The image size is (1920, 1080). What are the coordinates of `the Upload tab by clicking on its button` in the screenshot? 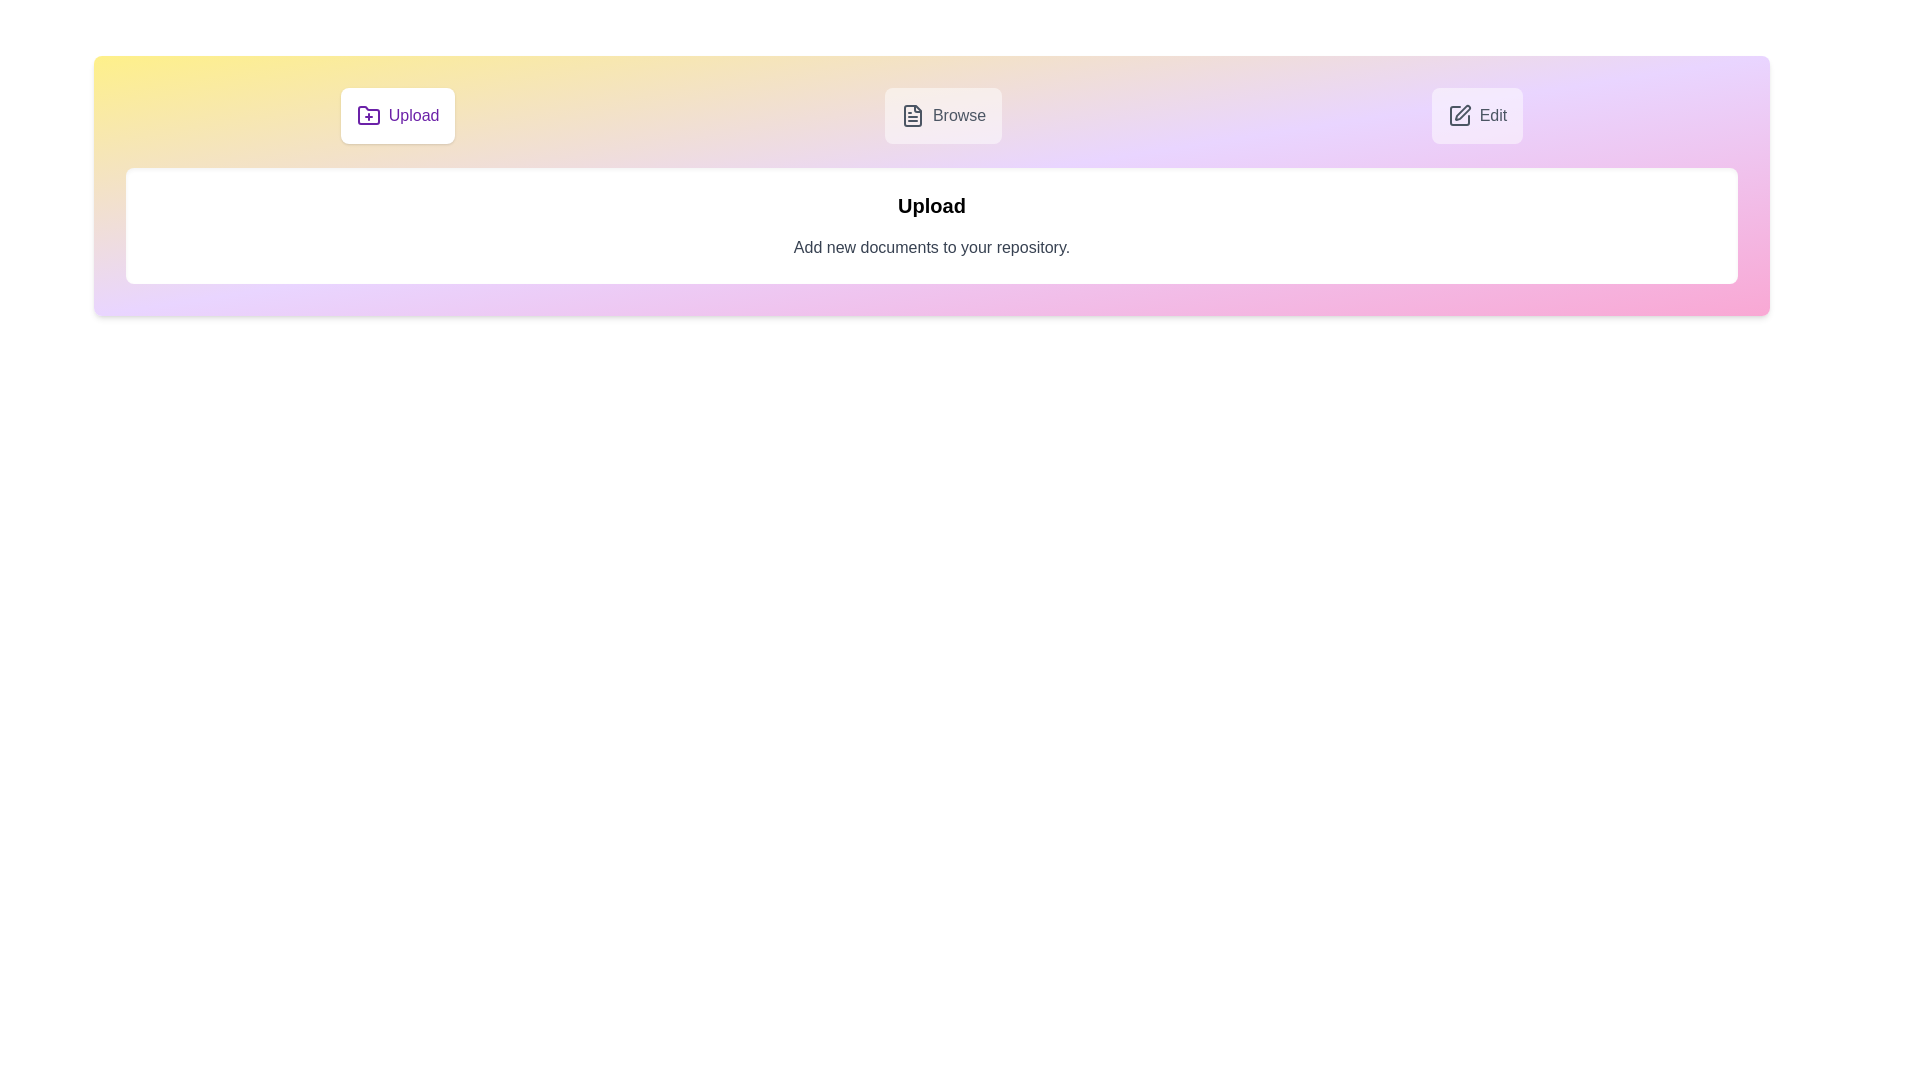 It's located at (398, 115).